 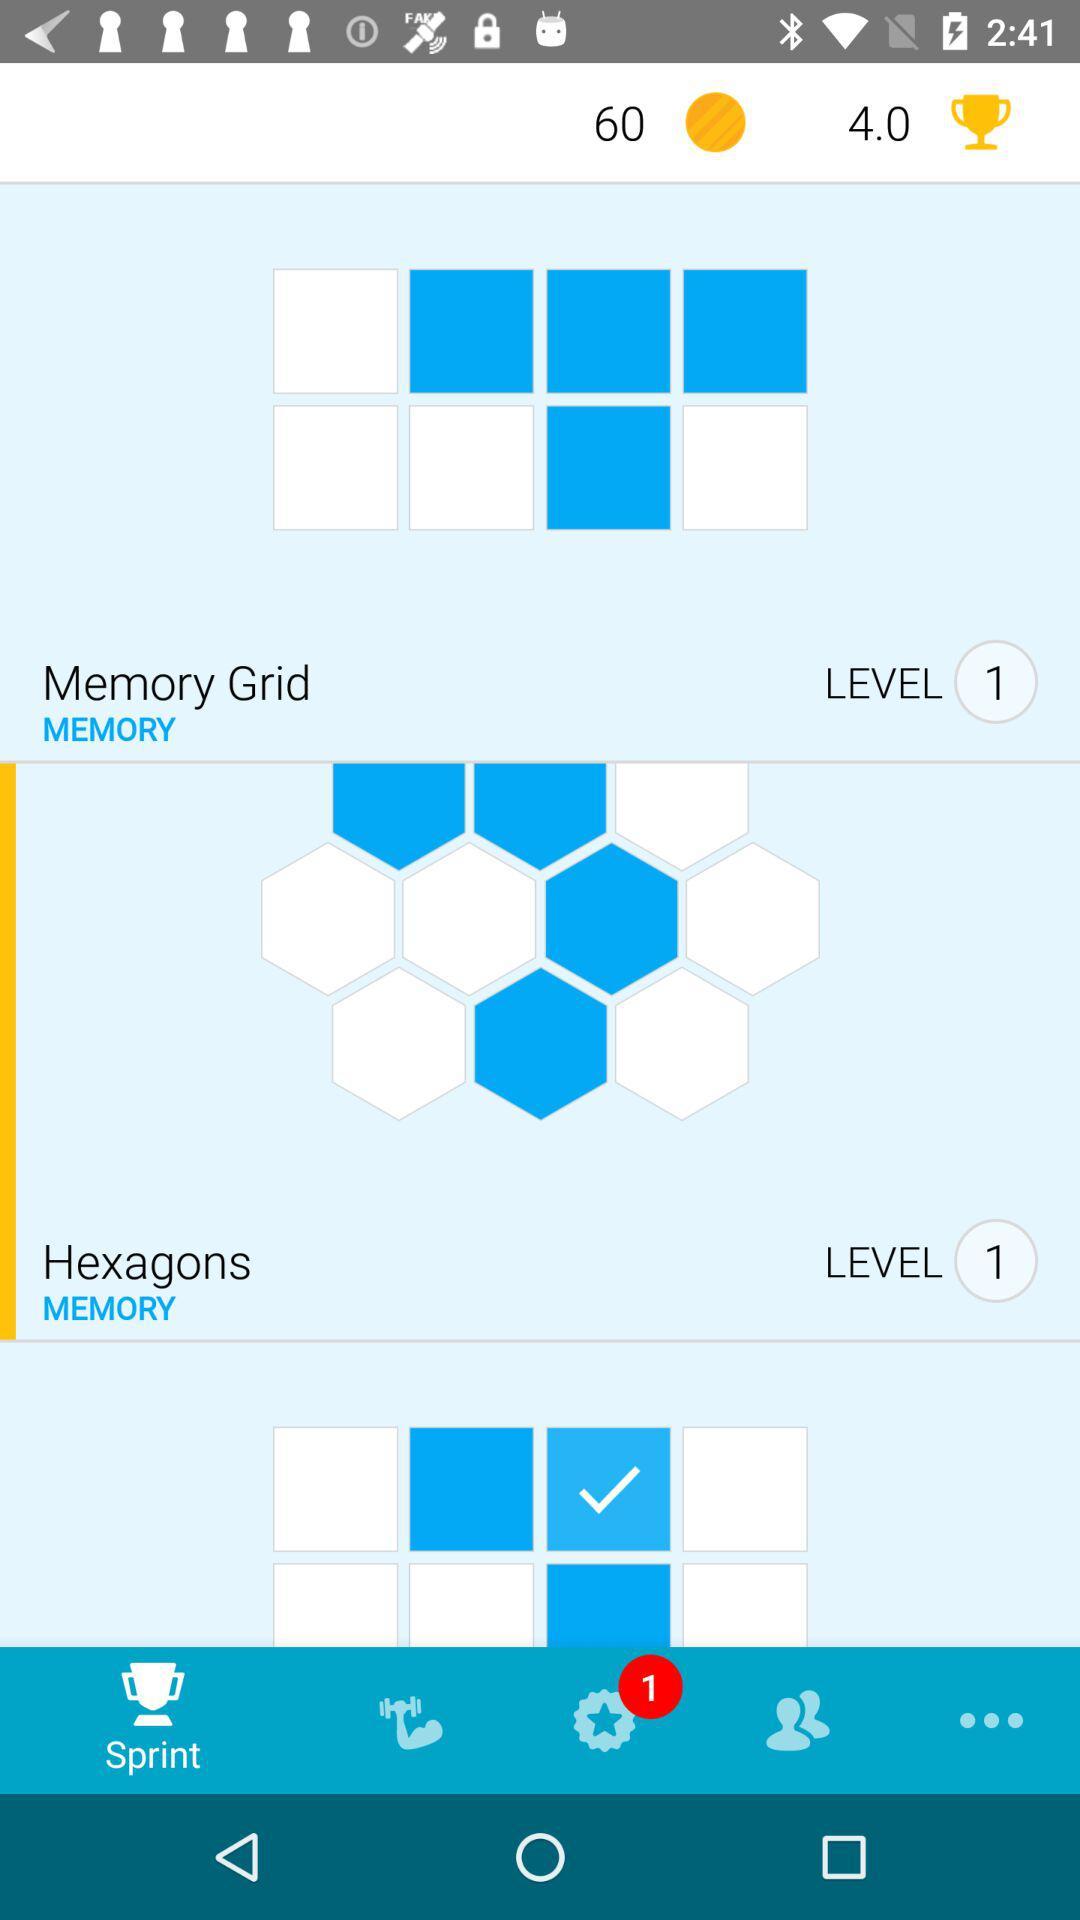 What do you see at coordinates (848, 121) in the screenshot?
I see `the 4.0 item` at bounding box center [848, 121].